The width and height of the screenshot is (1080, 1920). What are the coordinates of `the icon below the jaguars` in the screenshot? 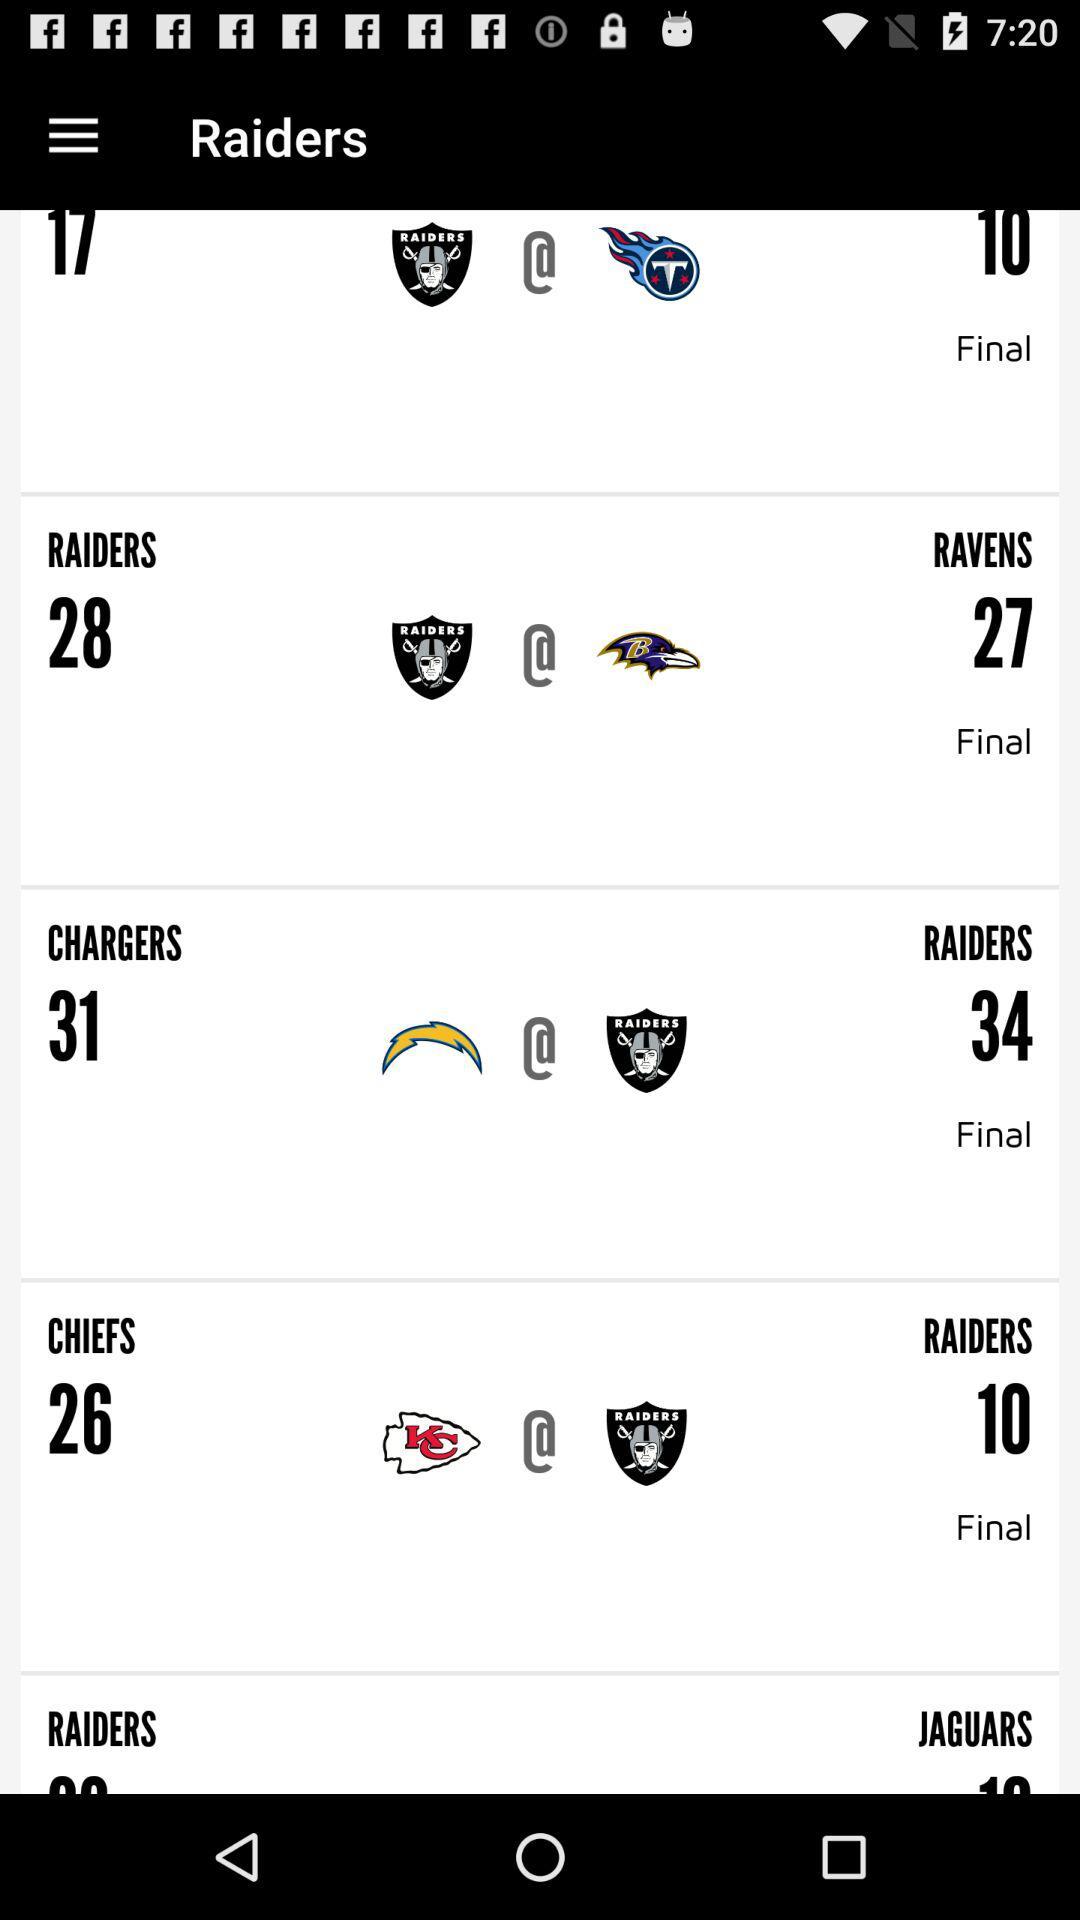 It's located at (1005, 1776).